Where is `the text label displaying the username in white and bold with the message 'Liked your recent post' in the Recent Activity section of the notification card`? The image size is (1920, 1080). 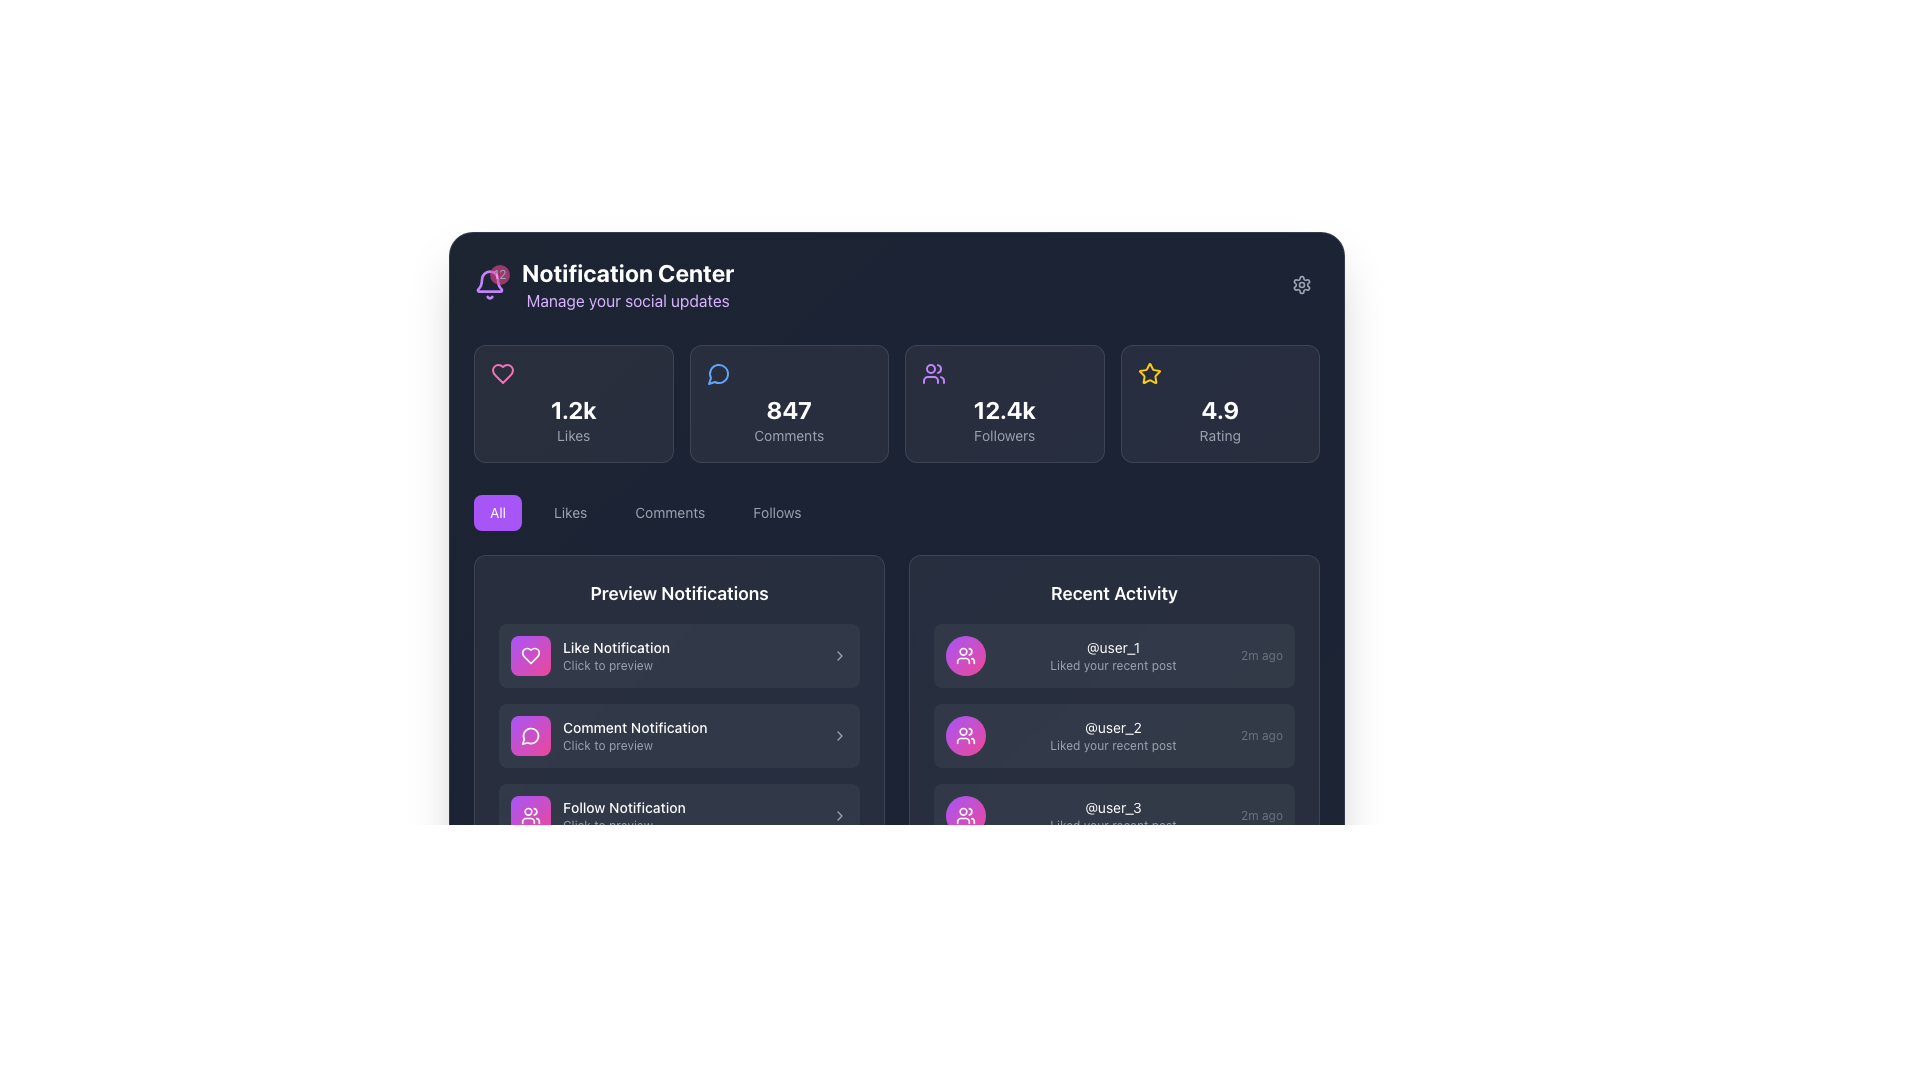 the text label displaying the username in white and bold with the message 'Liked your recent post' in the Recent Activity section of the notification card is located at coordinates (1112, 655).